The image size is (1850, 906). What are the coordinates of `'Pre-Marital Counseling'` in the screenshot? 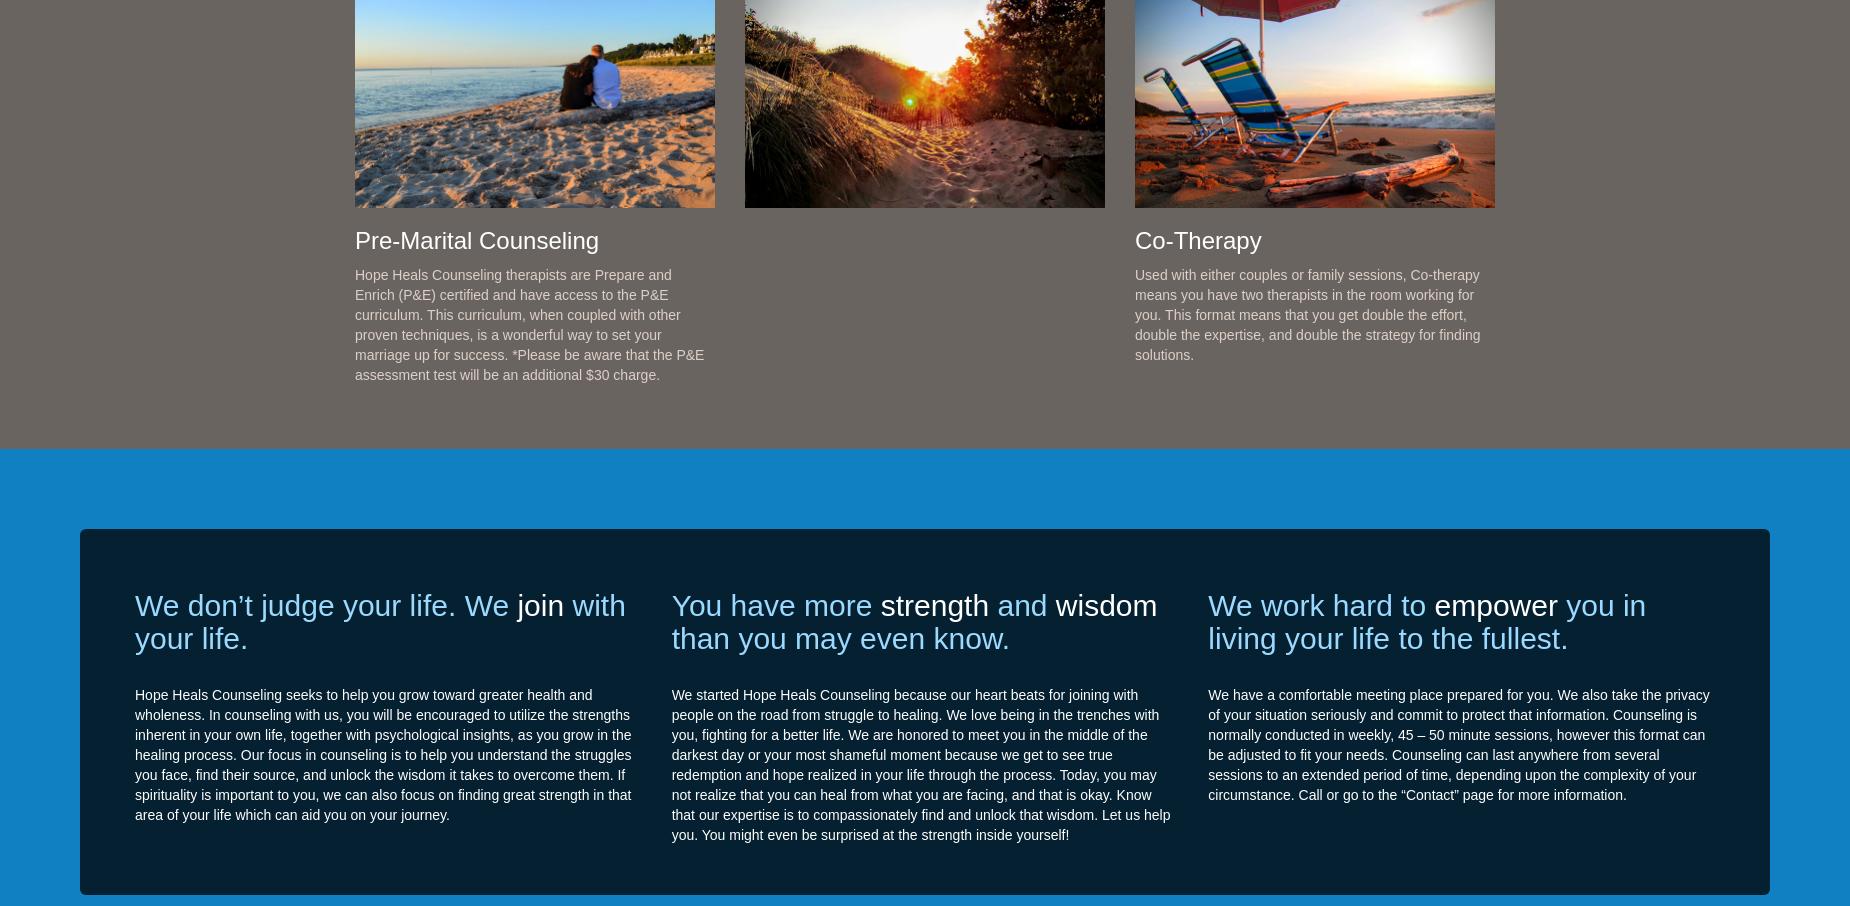 It's located at (354, 240).